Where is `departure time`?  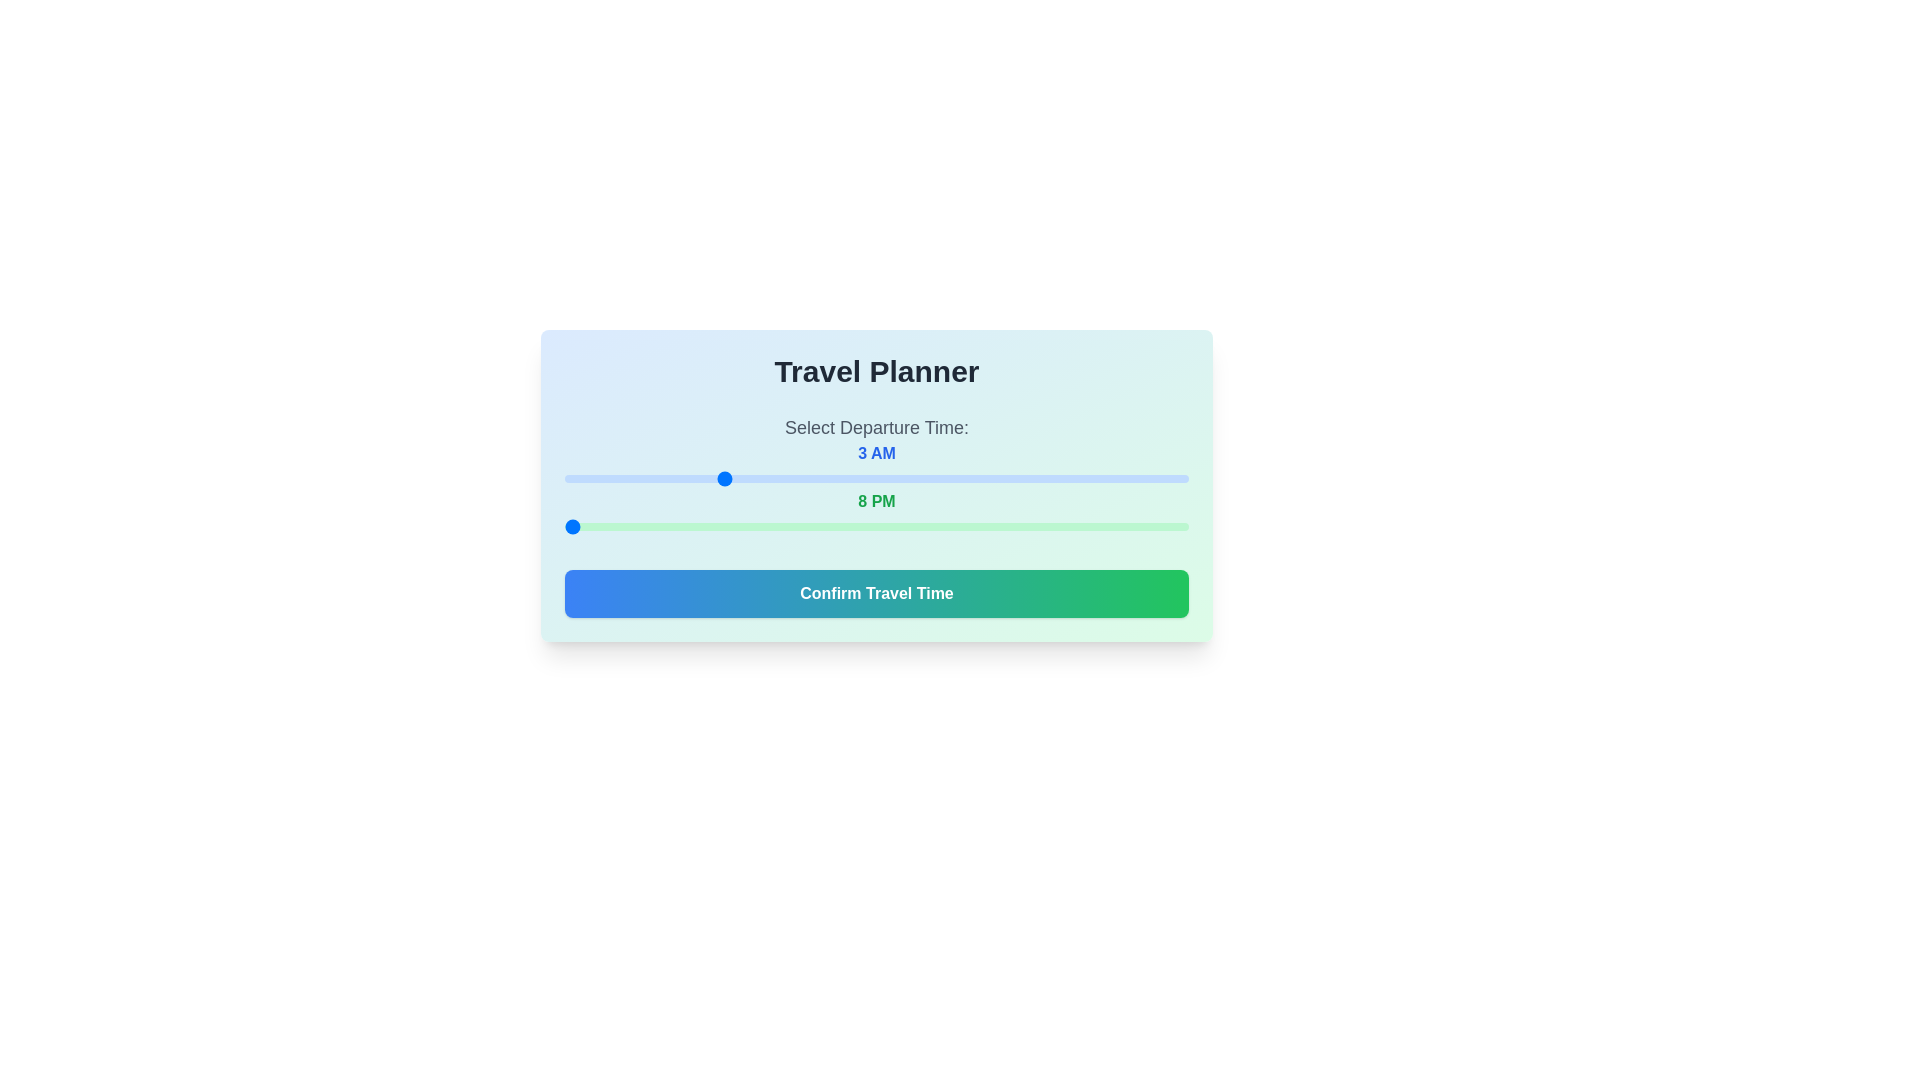
departure time is located at coordinates (825, 478).